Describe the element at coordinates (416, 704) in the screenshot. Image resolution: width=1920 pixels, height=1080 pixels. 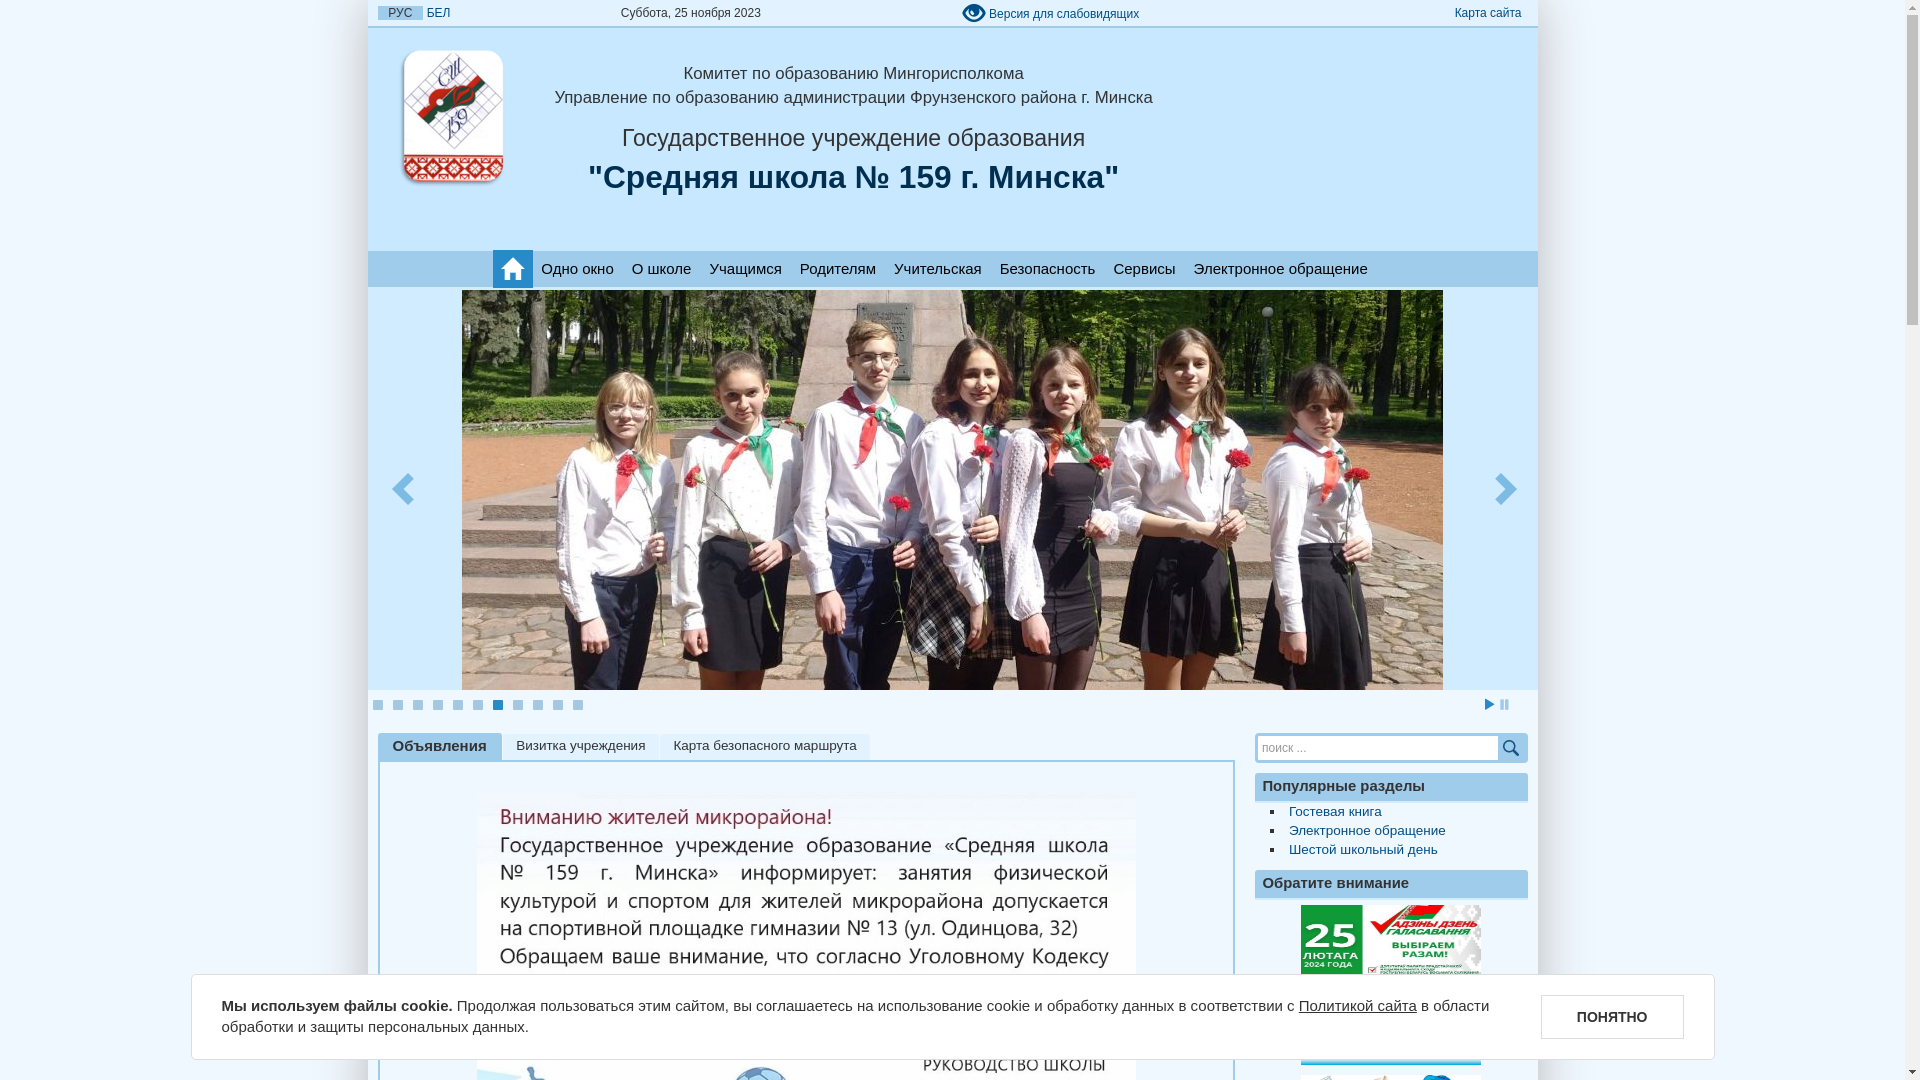
I see `'3'` at that location.